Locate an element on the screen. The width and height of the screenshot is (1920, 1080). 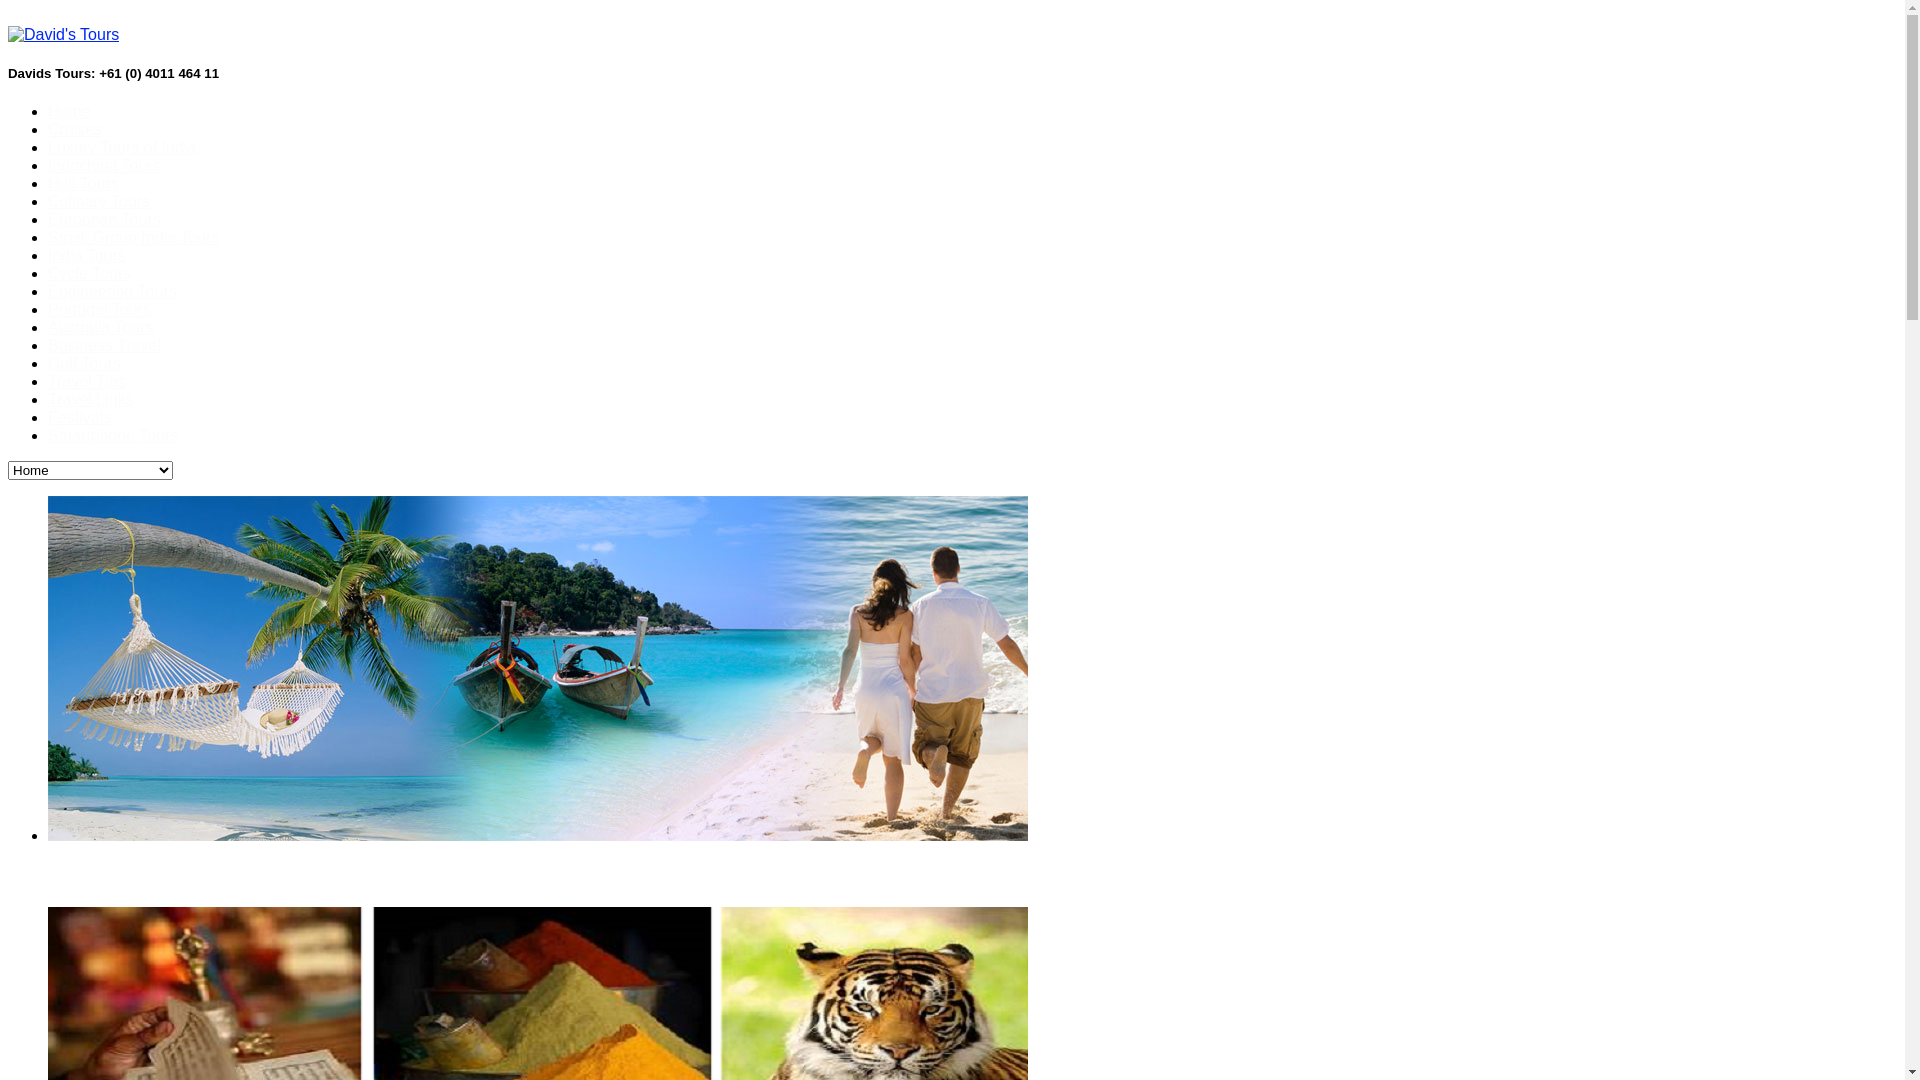
'Travel Links' is located at coordinates (90, 399).